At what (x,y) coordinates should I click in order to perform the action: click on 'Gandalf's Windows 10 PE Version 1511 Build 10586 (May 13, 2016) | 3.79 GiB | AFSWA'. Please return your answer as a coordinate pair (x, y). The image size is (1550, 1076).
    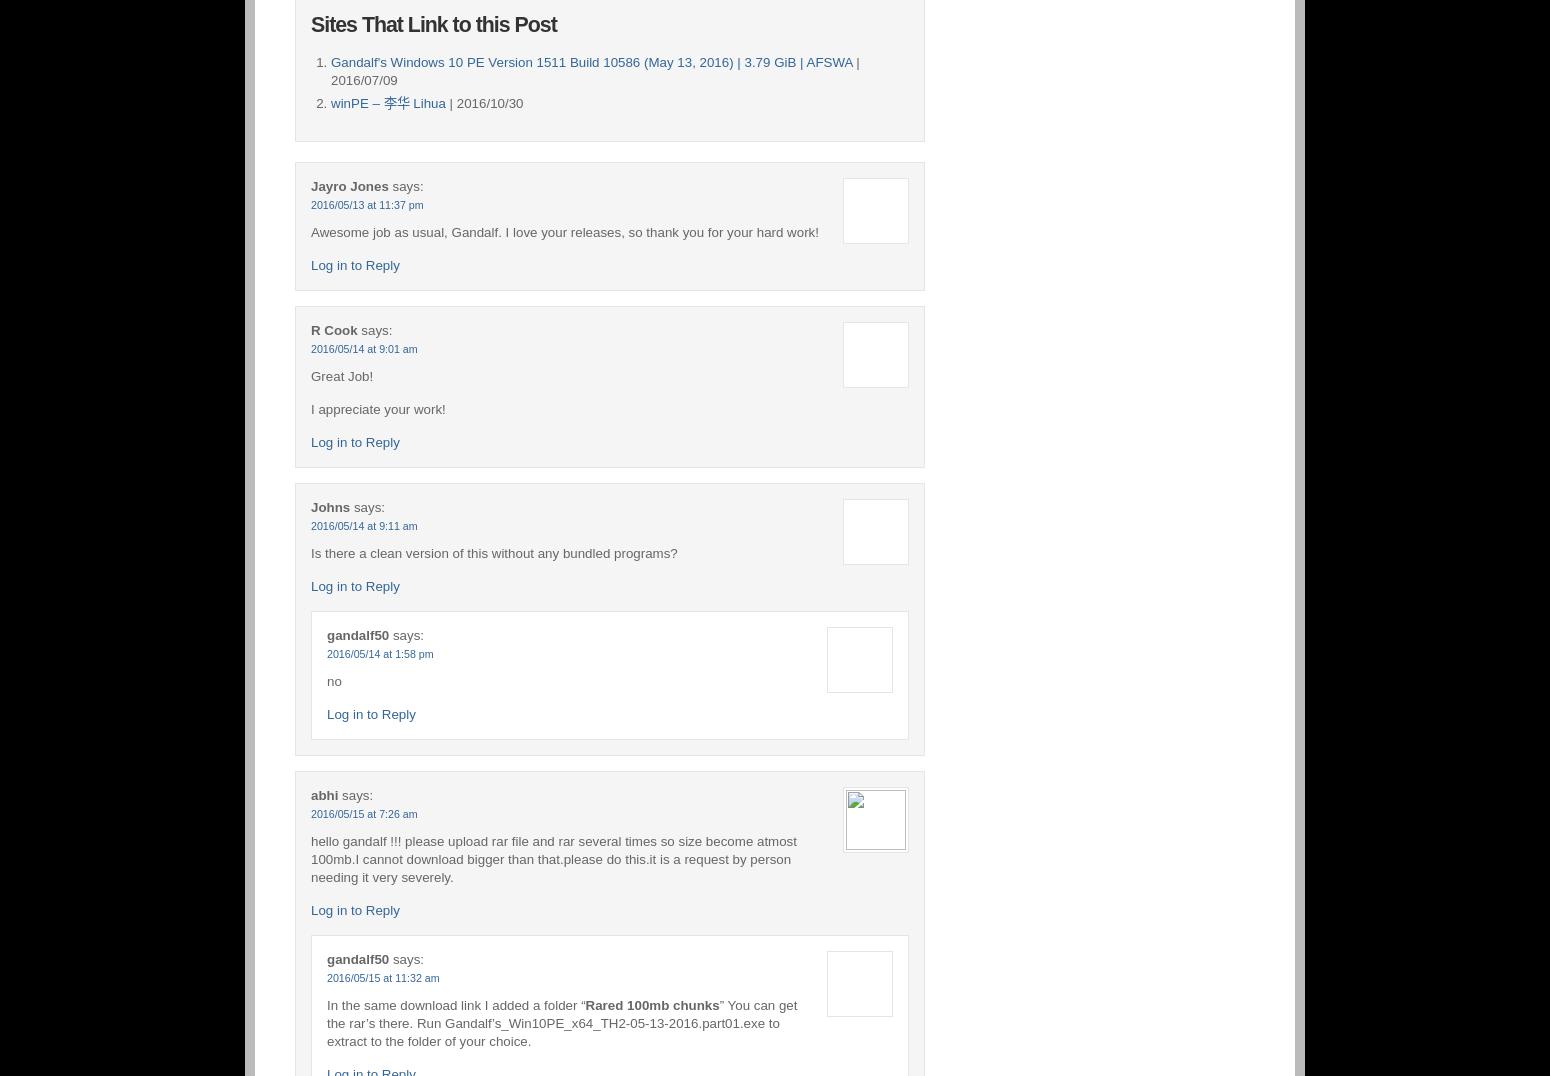
    Looking at the image, I should click on (591, 61).